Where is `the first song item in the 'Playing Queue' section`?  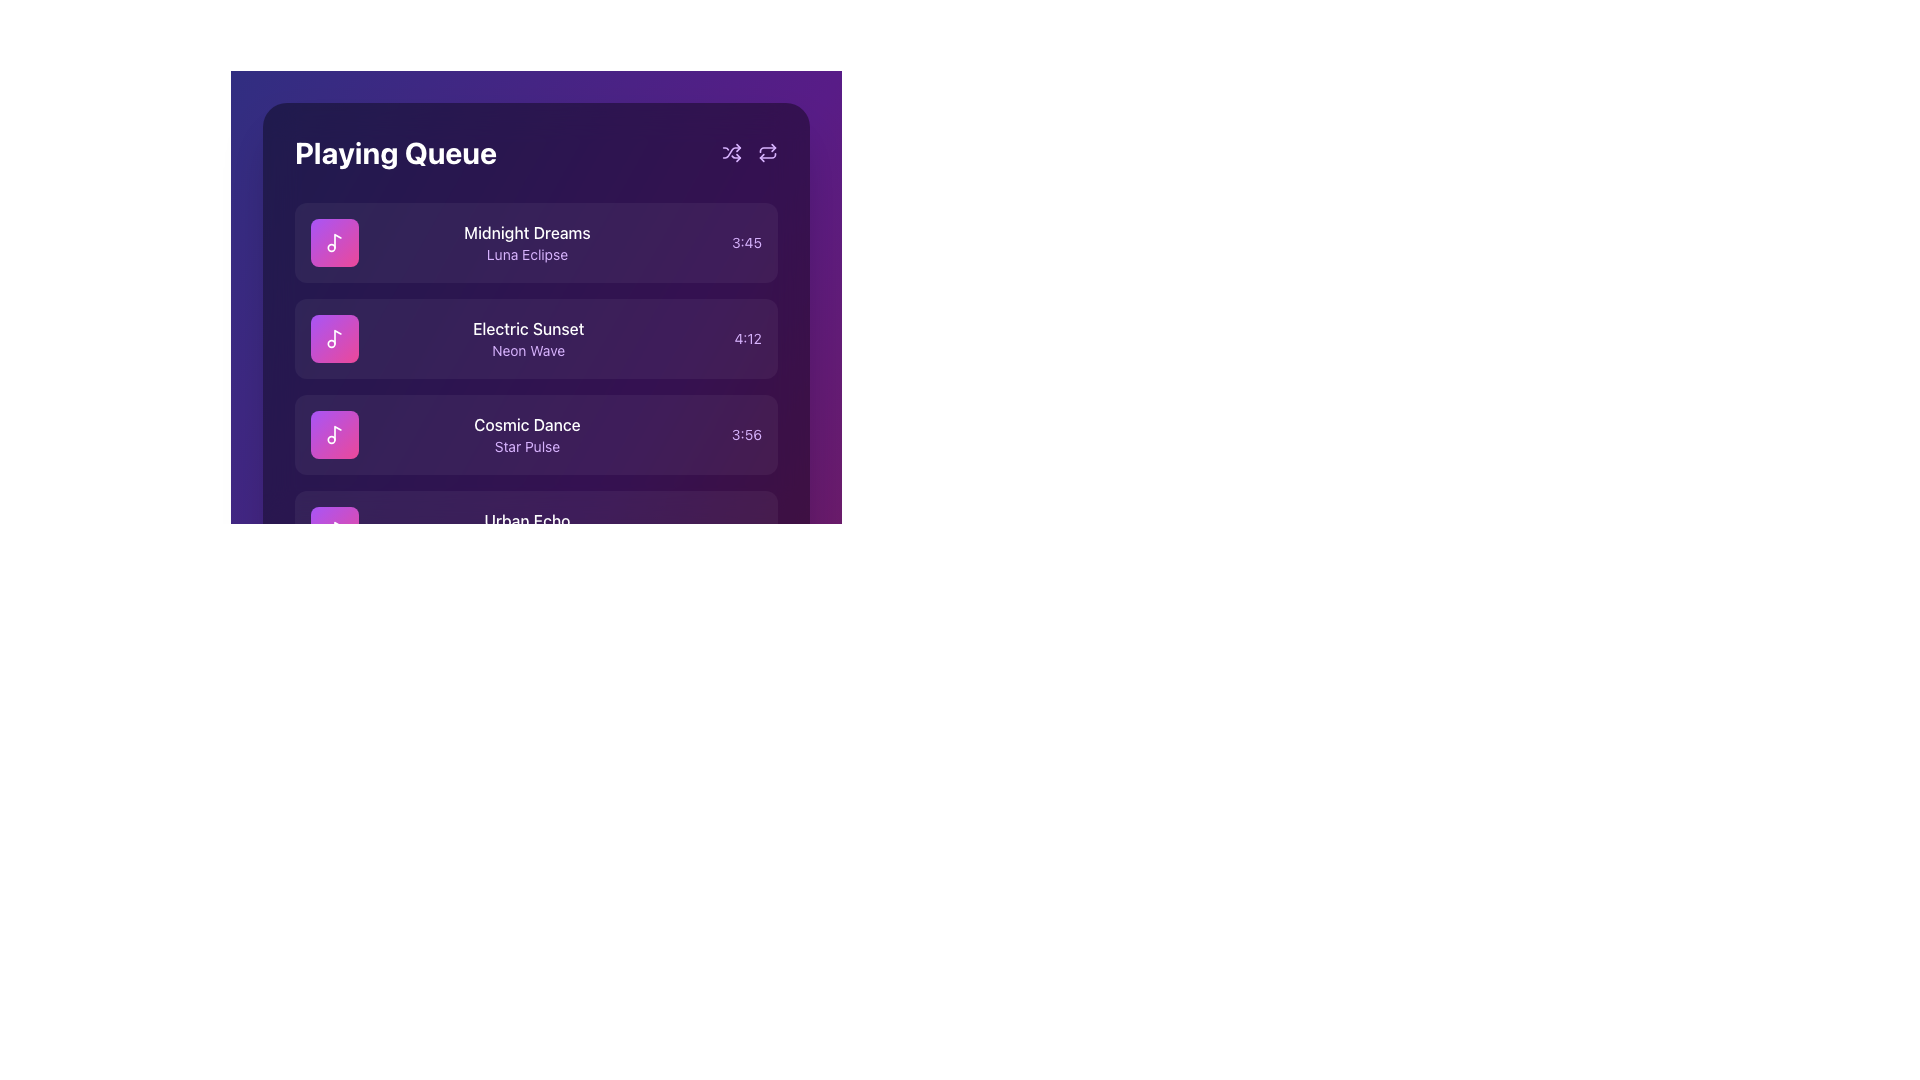
the first song item in the 'Playing Queue' section is located at coordinates (536, 285).